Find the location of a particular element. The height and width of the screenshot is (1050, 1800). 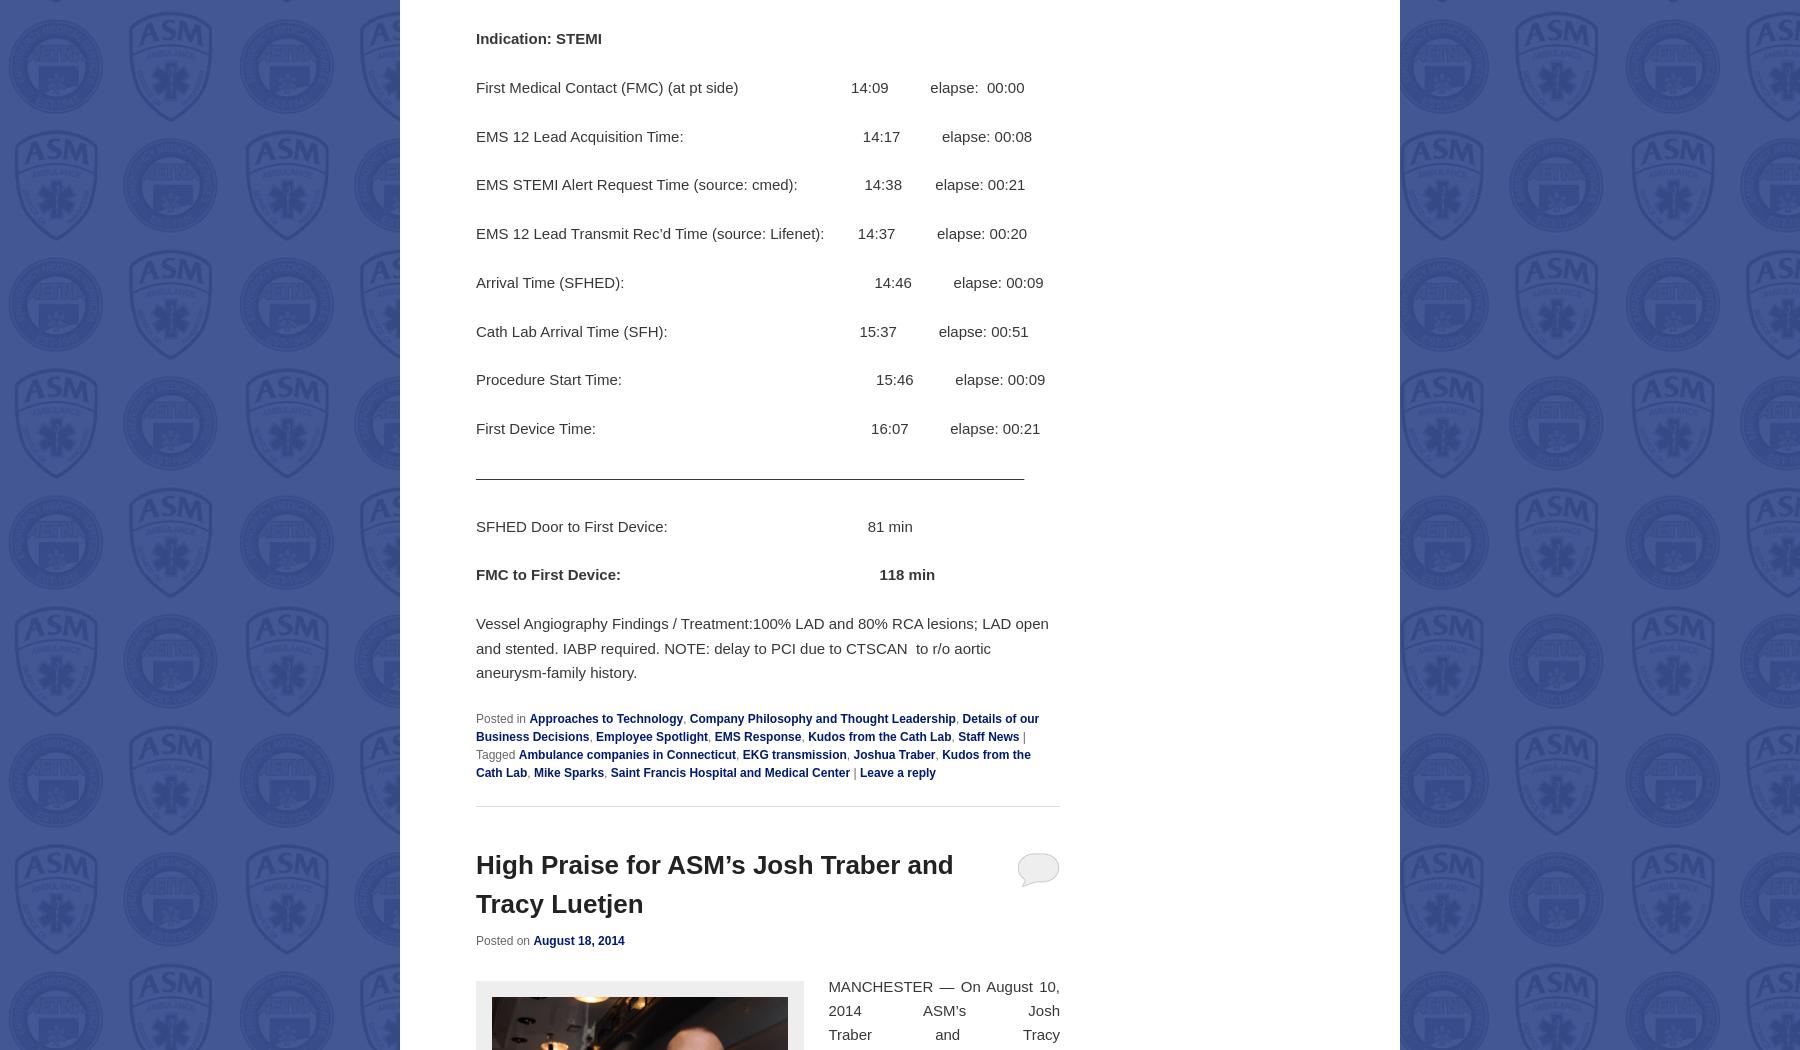

'Arrival Time (SFHED):                                                            14:46          elapse: 00:09' is located at coordinates (758, 280).